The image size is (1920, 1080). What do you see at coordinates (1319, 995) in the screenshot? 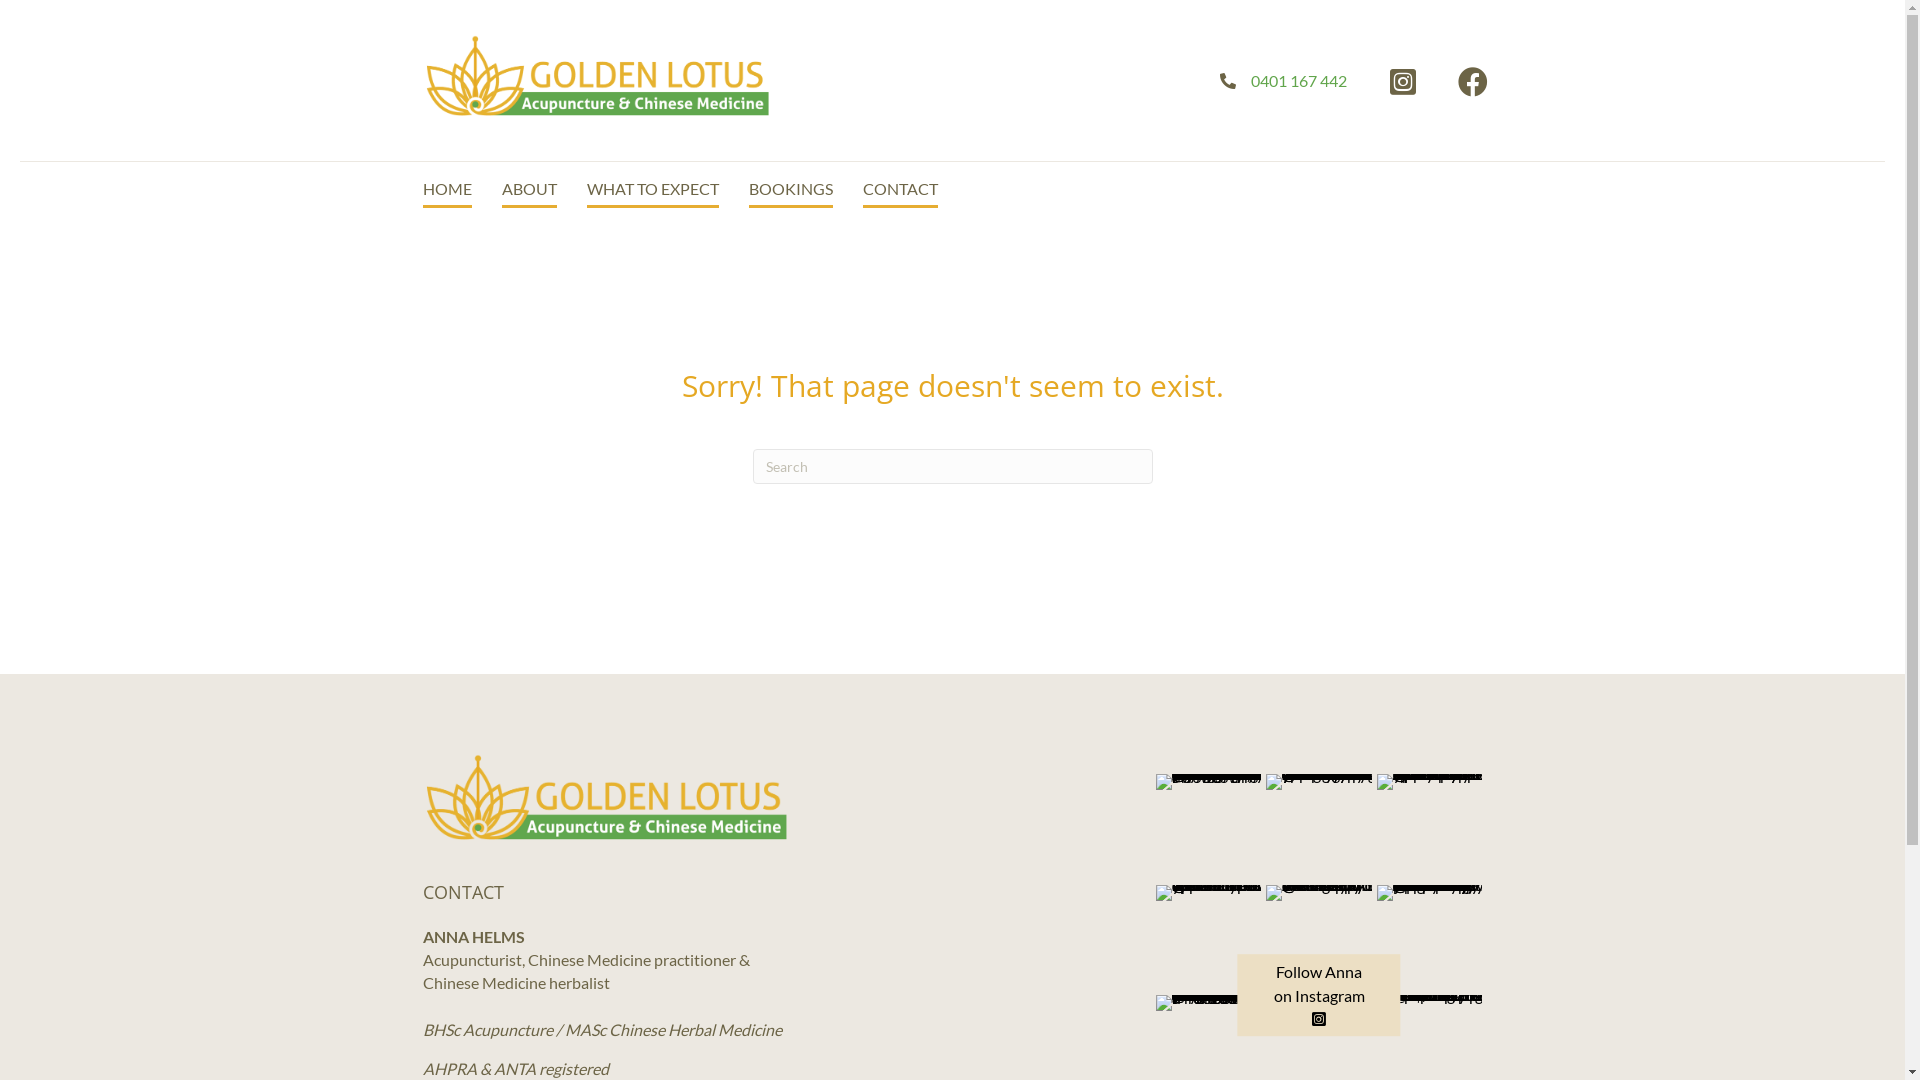
I see `'Follow Anna on Instagram'` at bounding box center [1319, 995].